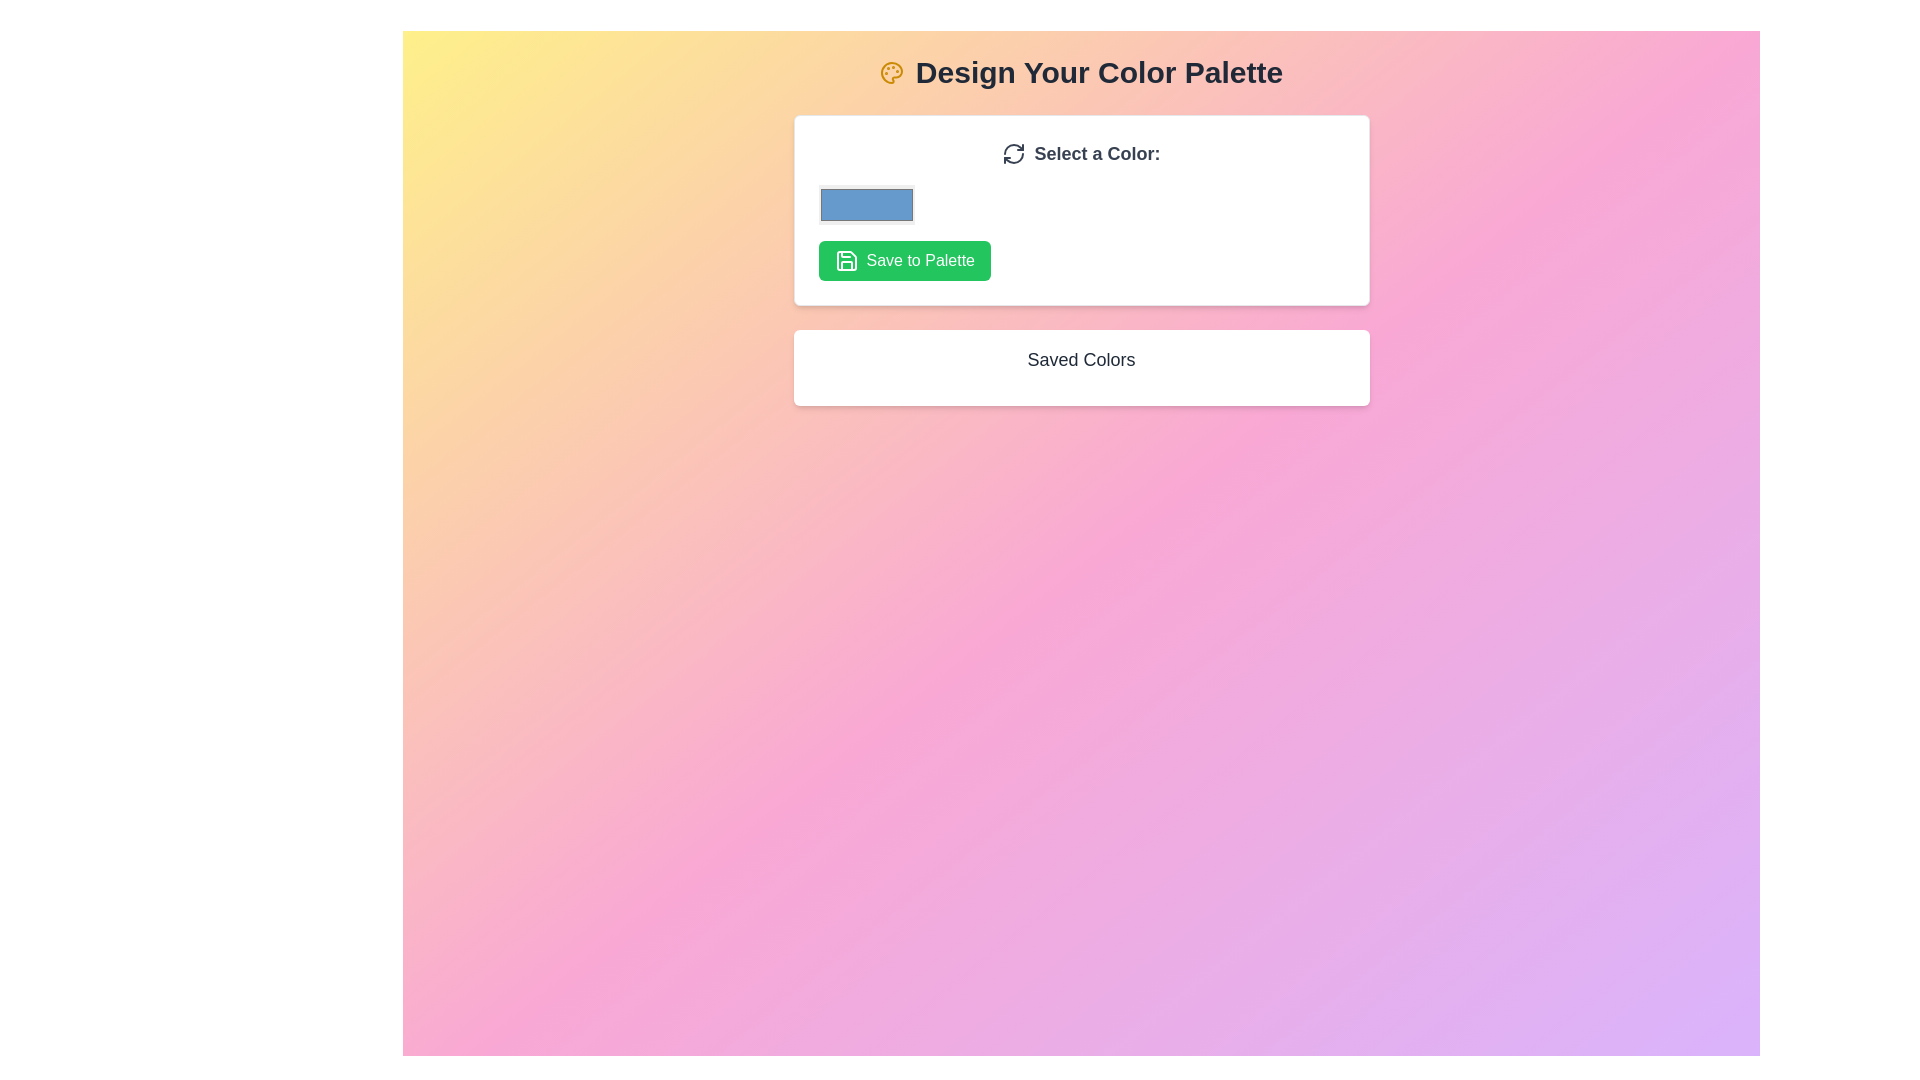 This screenshot has height=1080, width=1920. Describe the element at coordinates (846, 260) in the screenshot. I see `the 'Save to Palette' icon, which is a small document-like shape within a green button, indicating the action to save colors` at that location.